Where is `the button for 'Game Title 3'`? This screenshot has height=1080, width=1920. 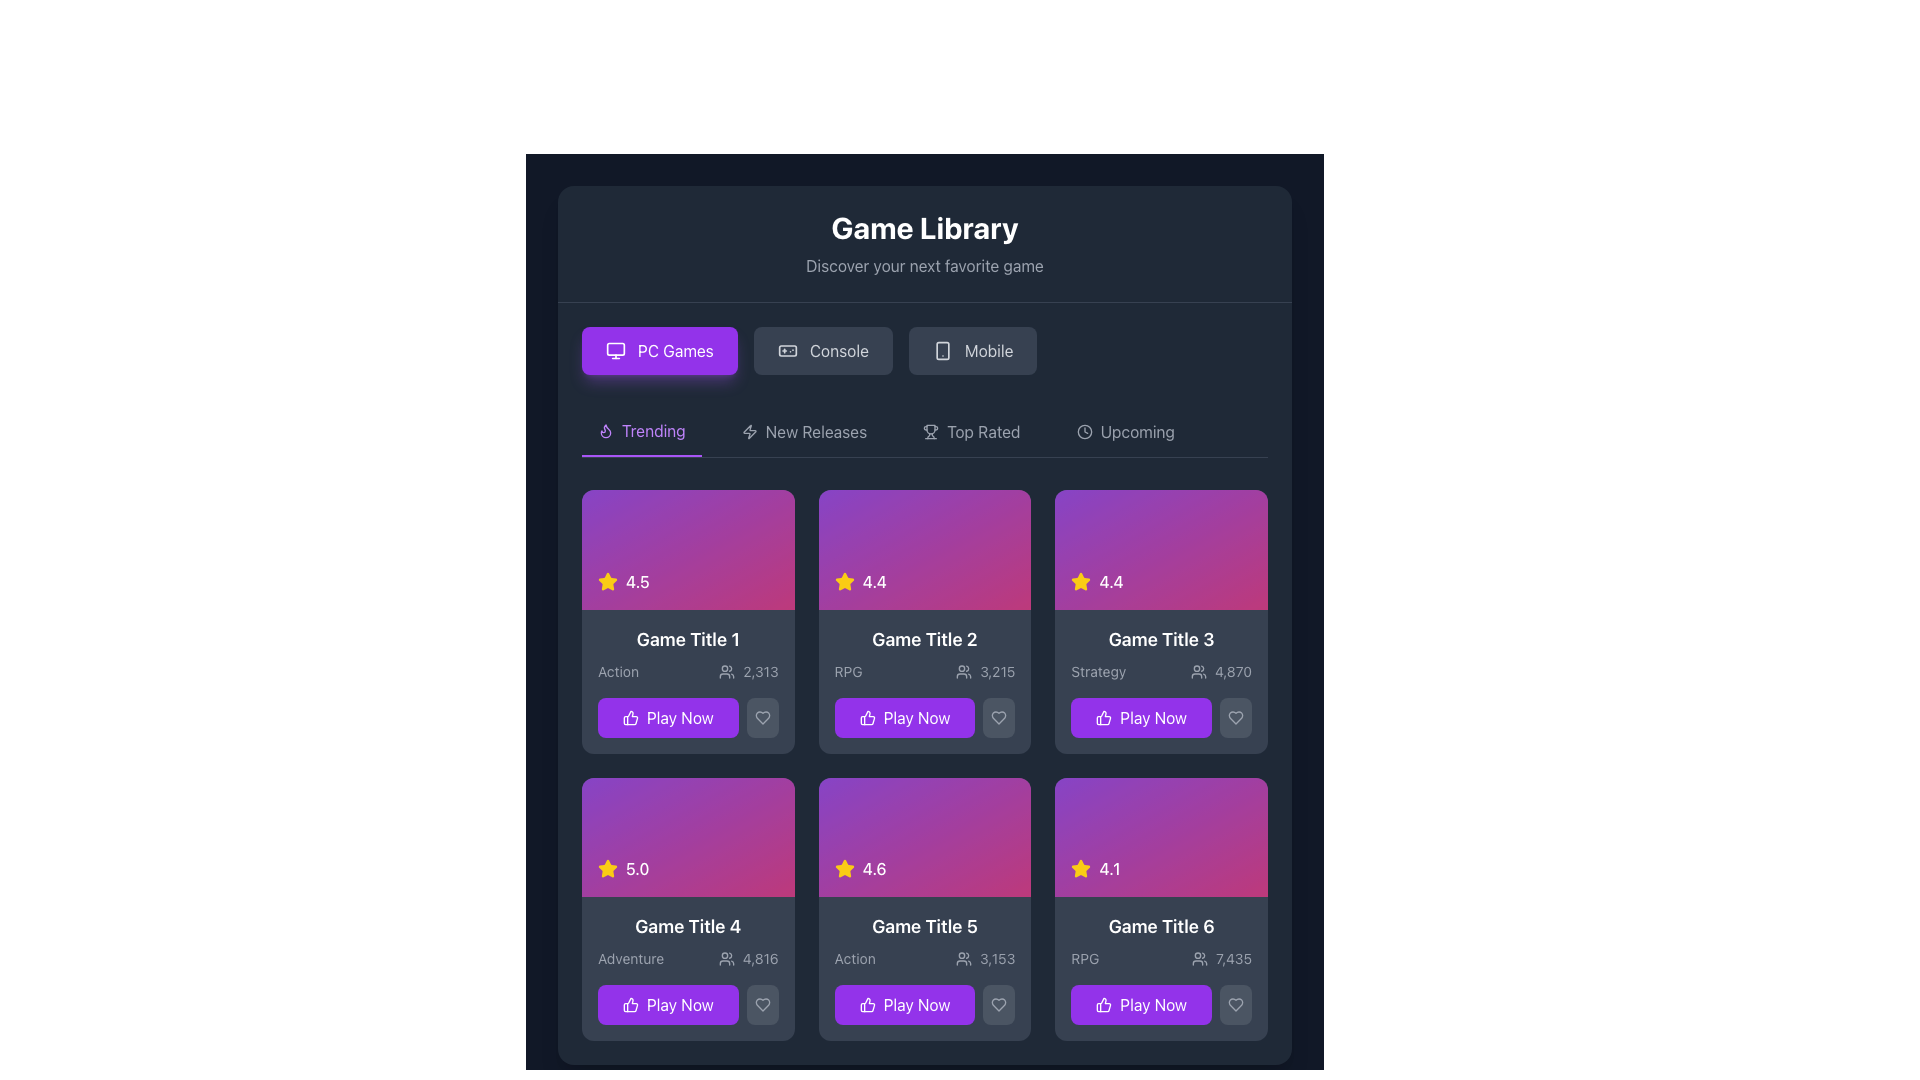 the button for 'Game Title 3' is located at coordinates (1141, 716).